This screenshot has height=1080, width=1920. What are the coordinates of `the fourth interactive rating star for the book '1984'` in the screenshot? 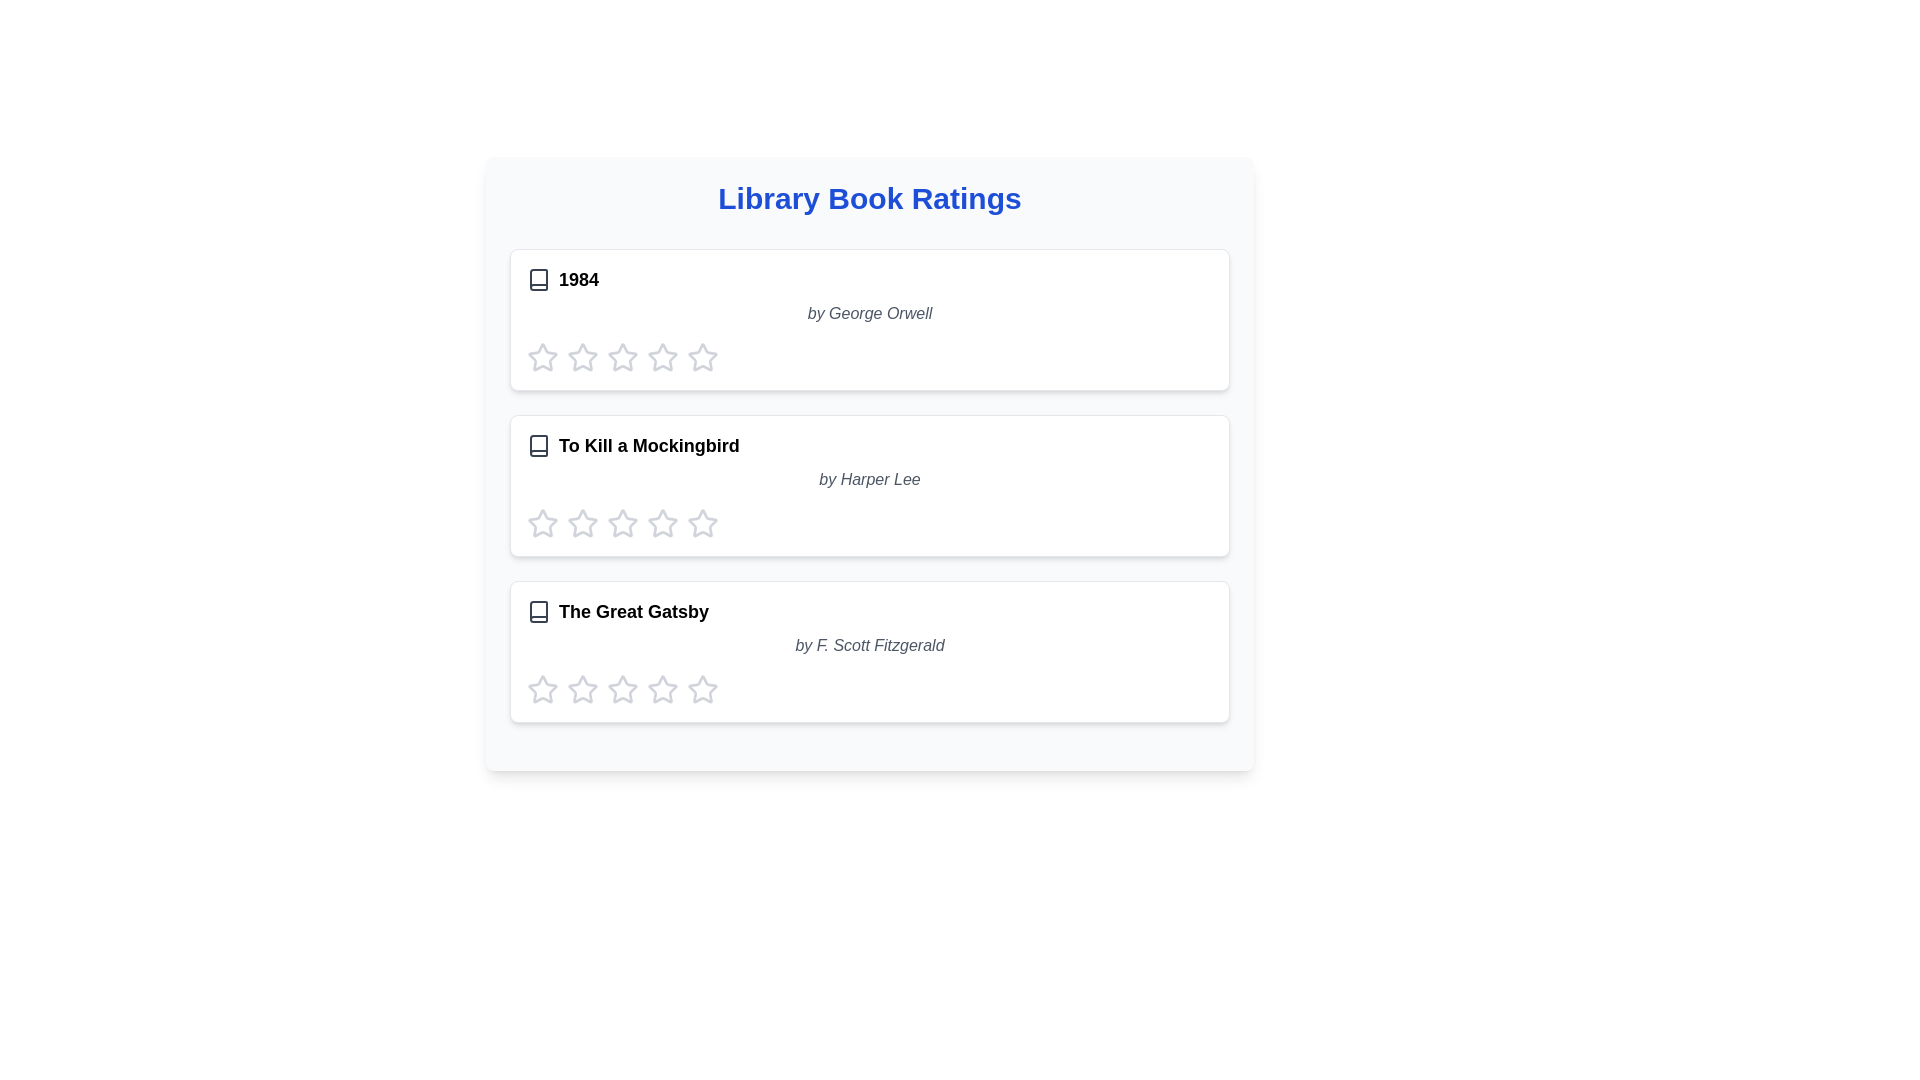 It's located at (702, 356).